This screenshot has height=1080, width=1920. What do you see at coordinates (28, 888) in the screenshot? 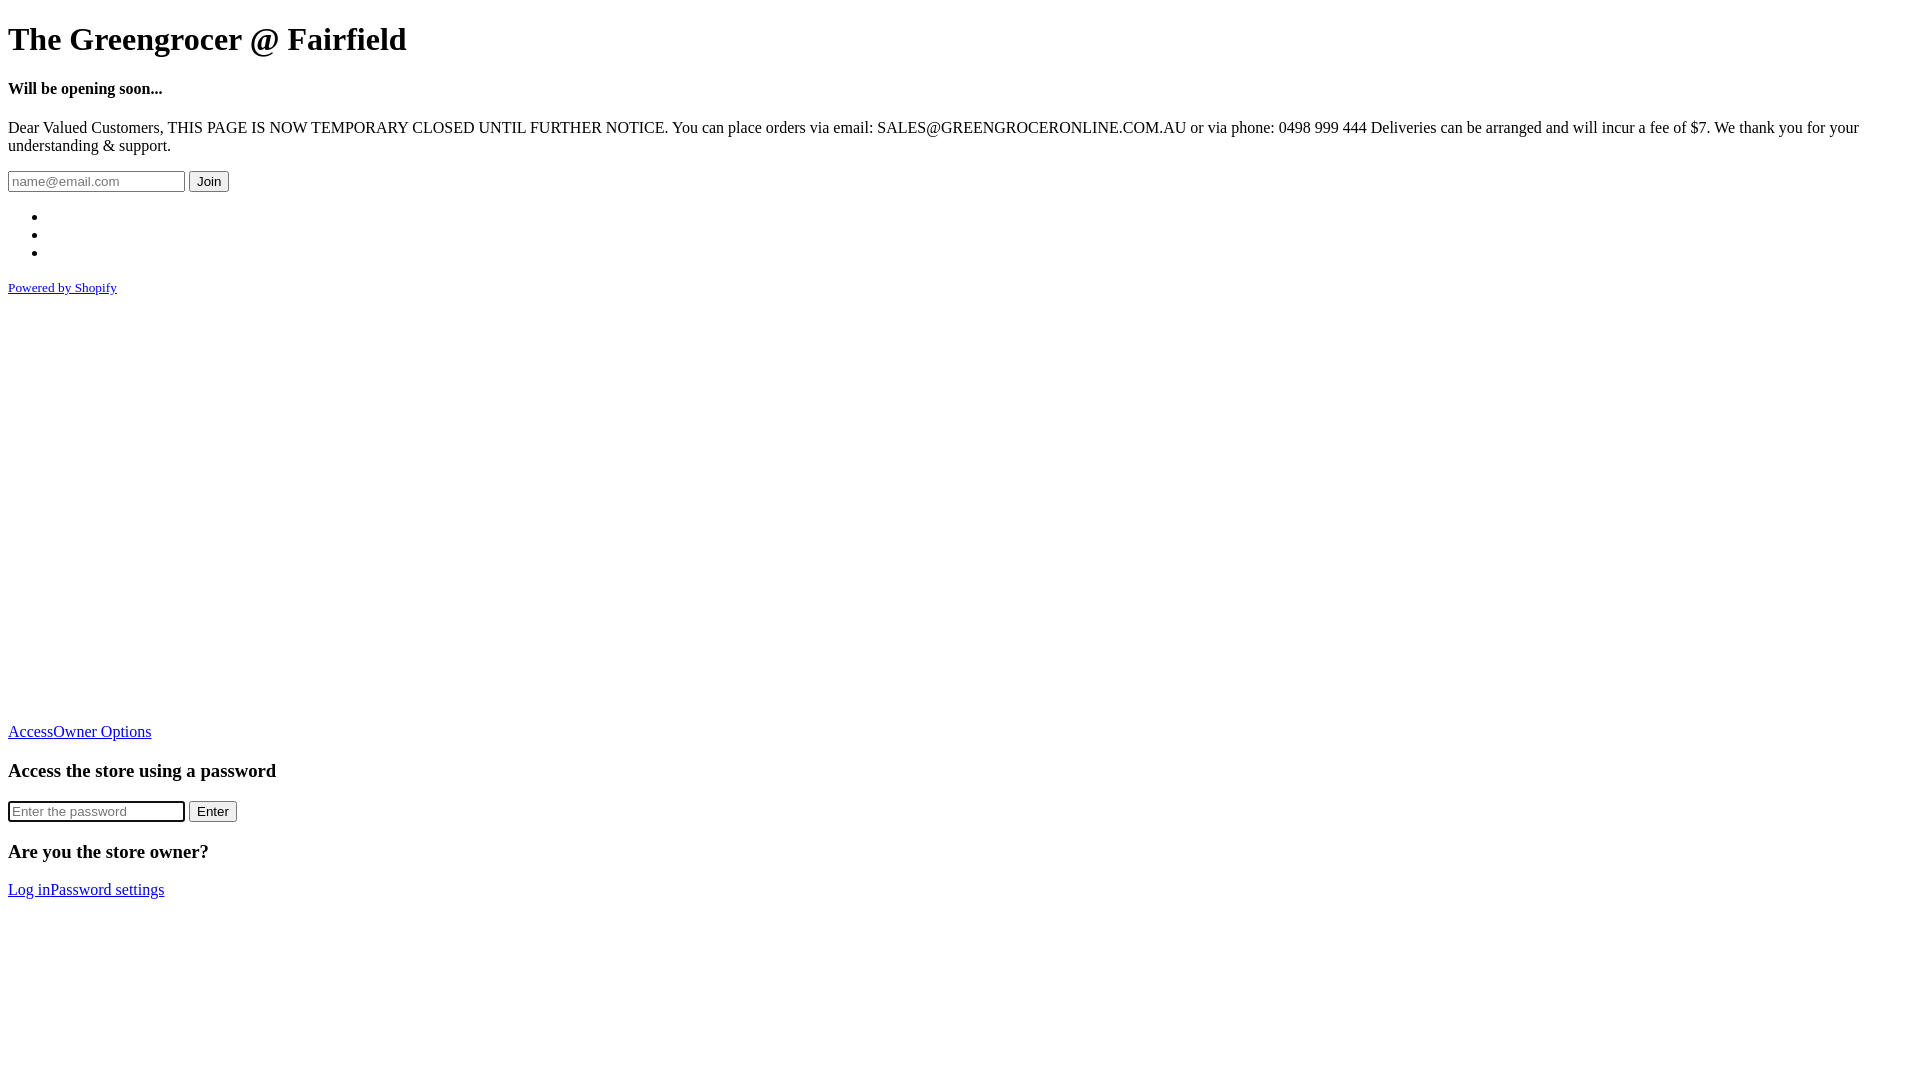
I see `'Log in'` at bounding box center [28, 888].